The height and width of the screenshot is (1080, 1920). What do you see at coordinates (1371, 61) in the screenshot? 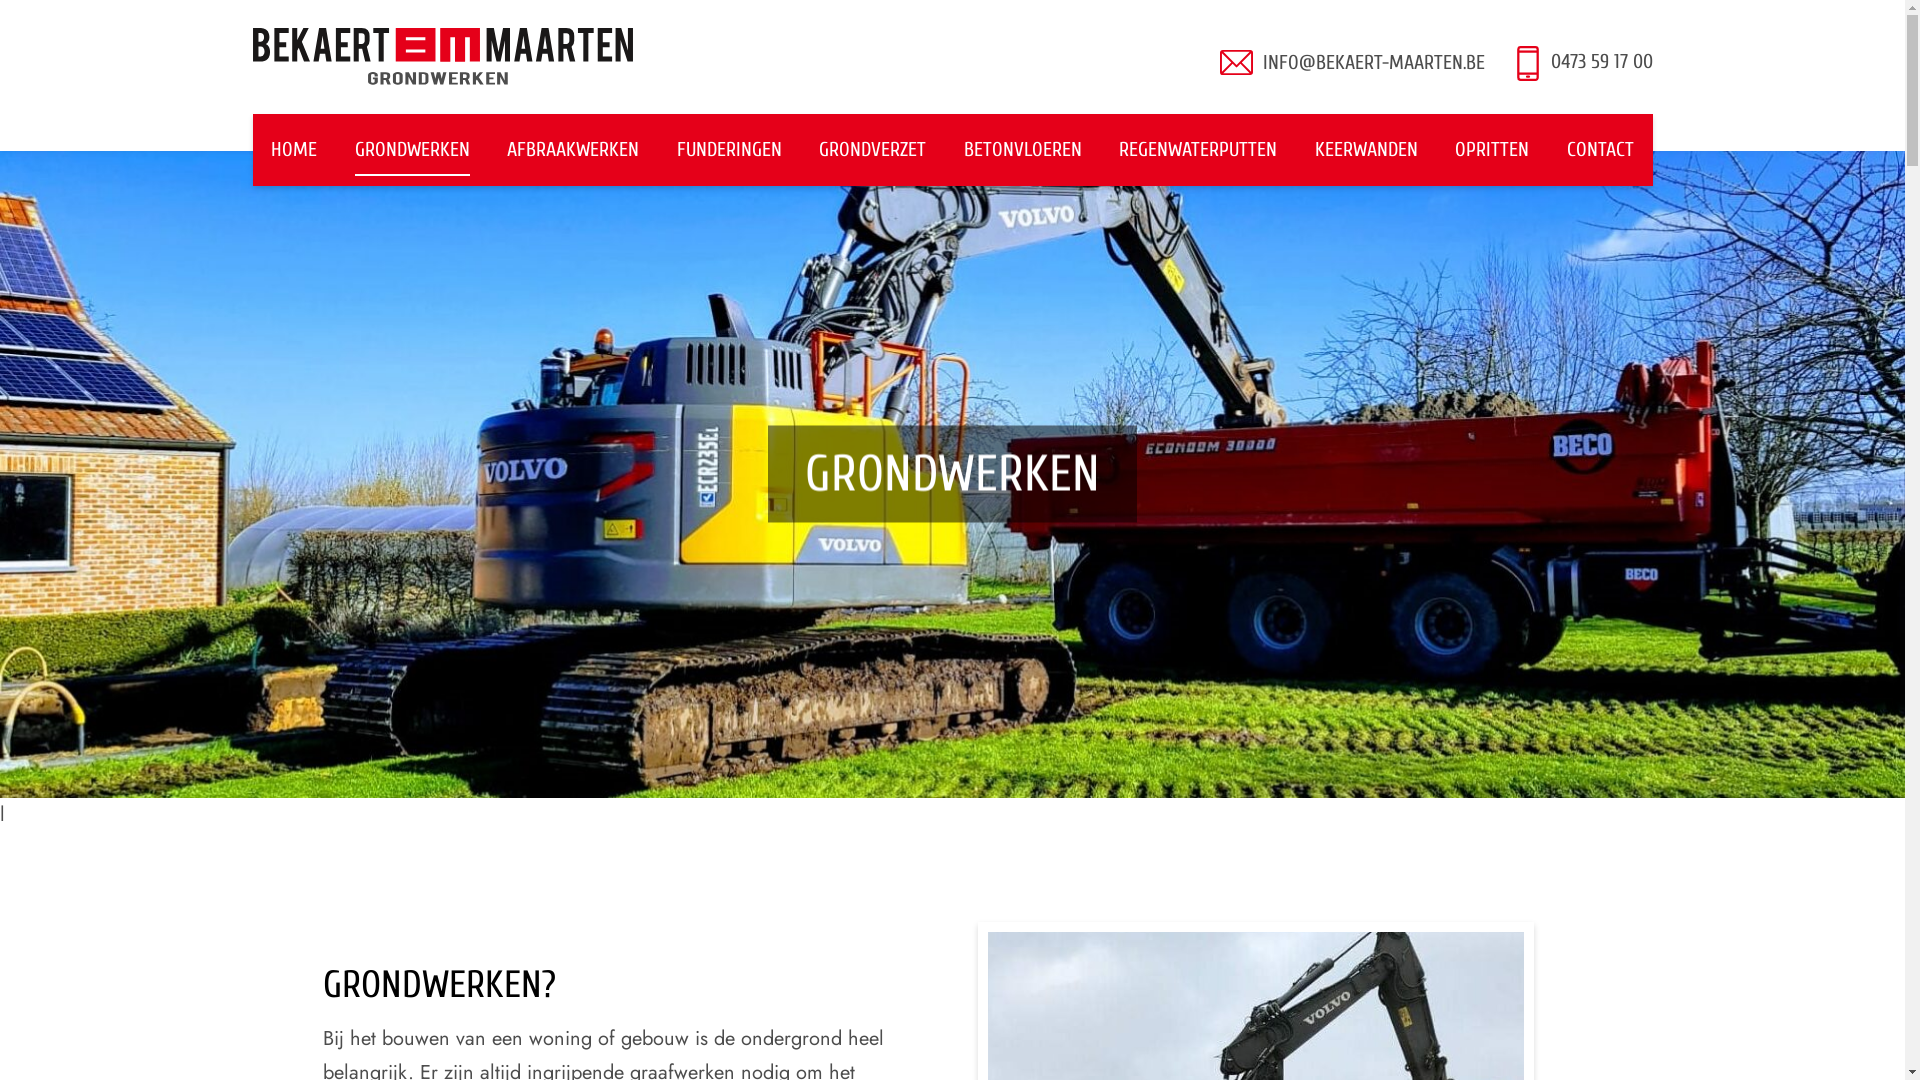
I see `'INFO@BEKAERT-MAARTEN.BE'` at bounding box center [1371, 61].